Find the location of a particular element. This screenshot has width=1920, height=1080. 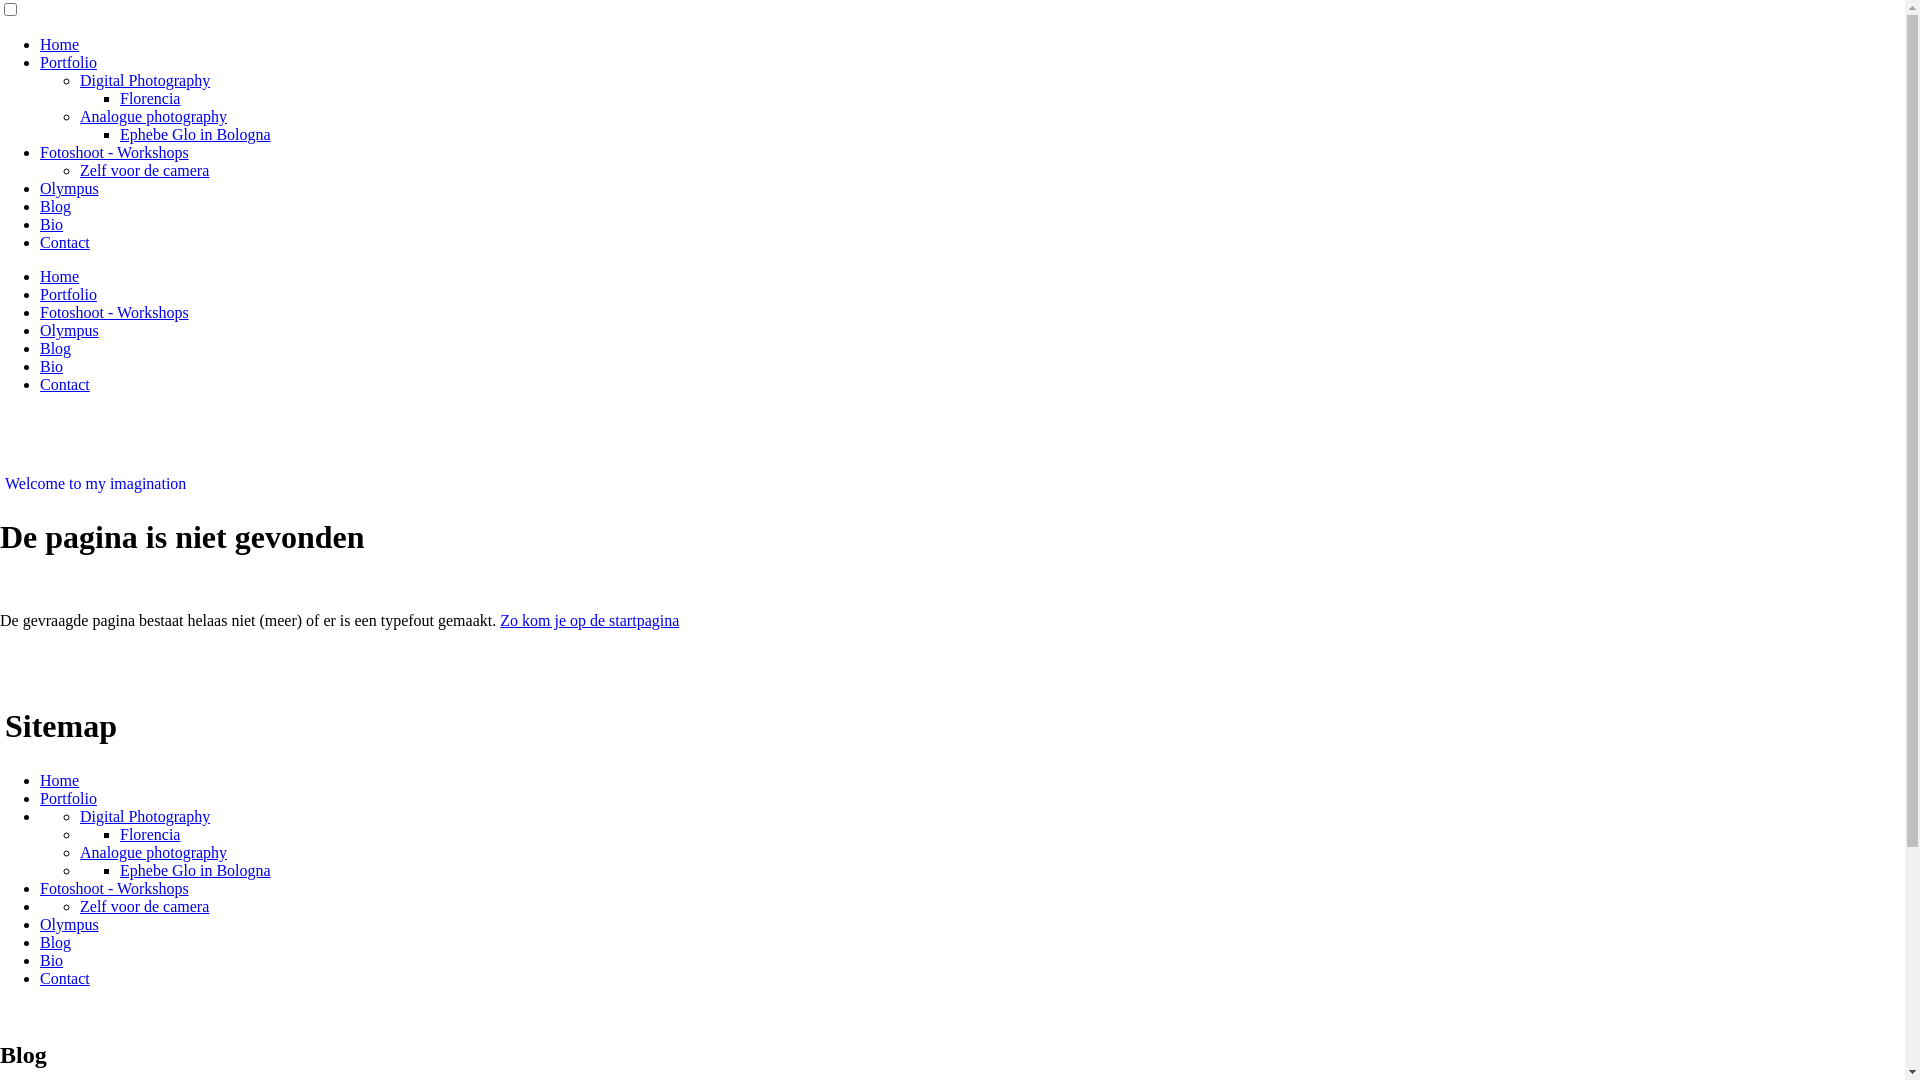

'Olympus' is located at coordinates (39, 329).